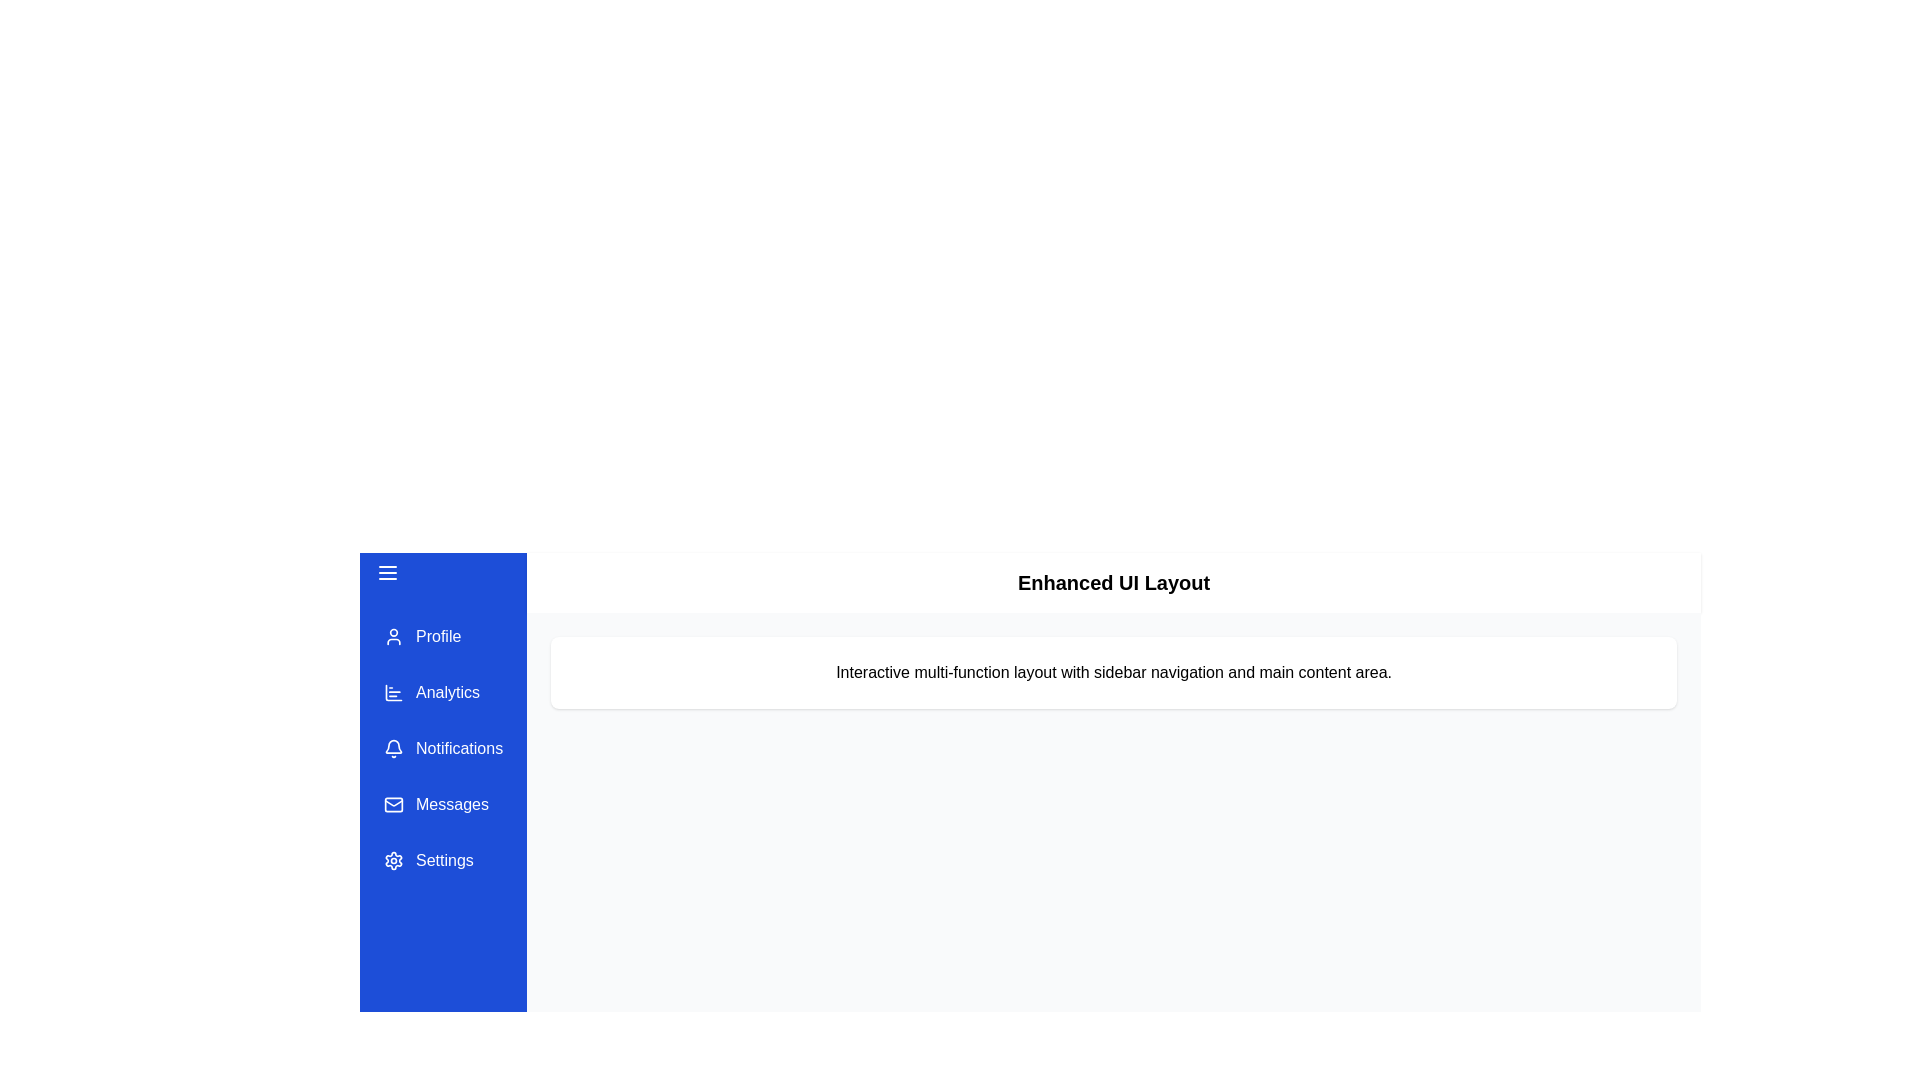 The height and width of the screenshot is (1080, 1920). Describe the element at coordinates (443, 859) in the screenshot. I see `the 'Settings' text label in the bottom part of the vertical navigation menu` at that location.